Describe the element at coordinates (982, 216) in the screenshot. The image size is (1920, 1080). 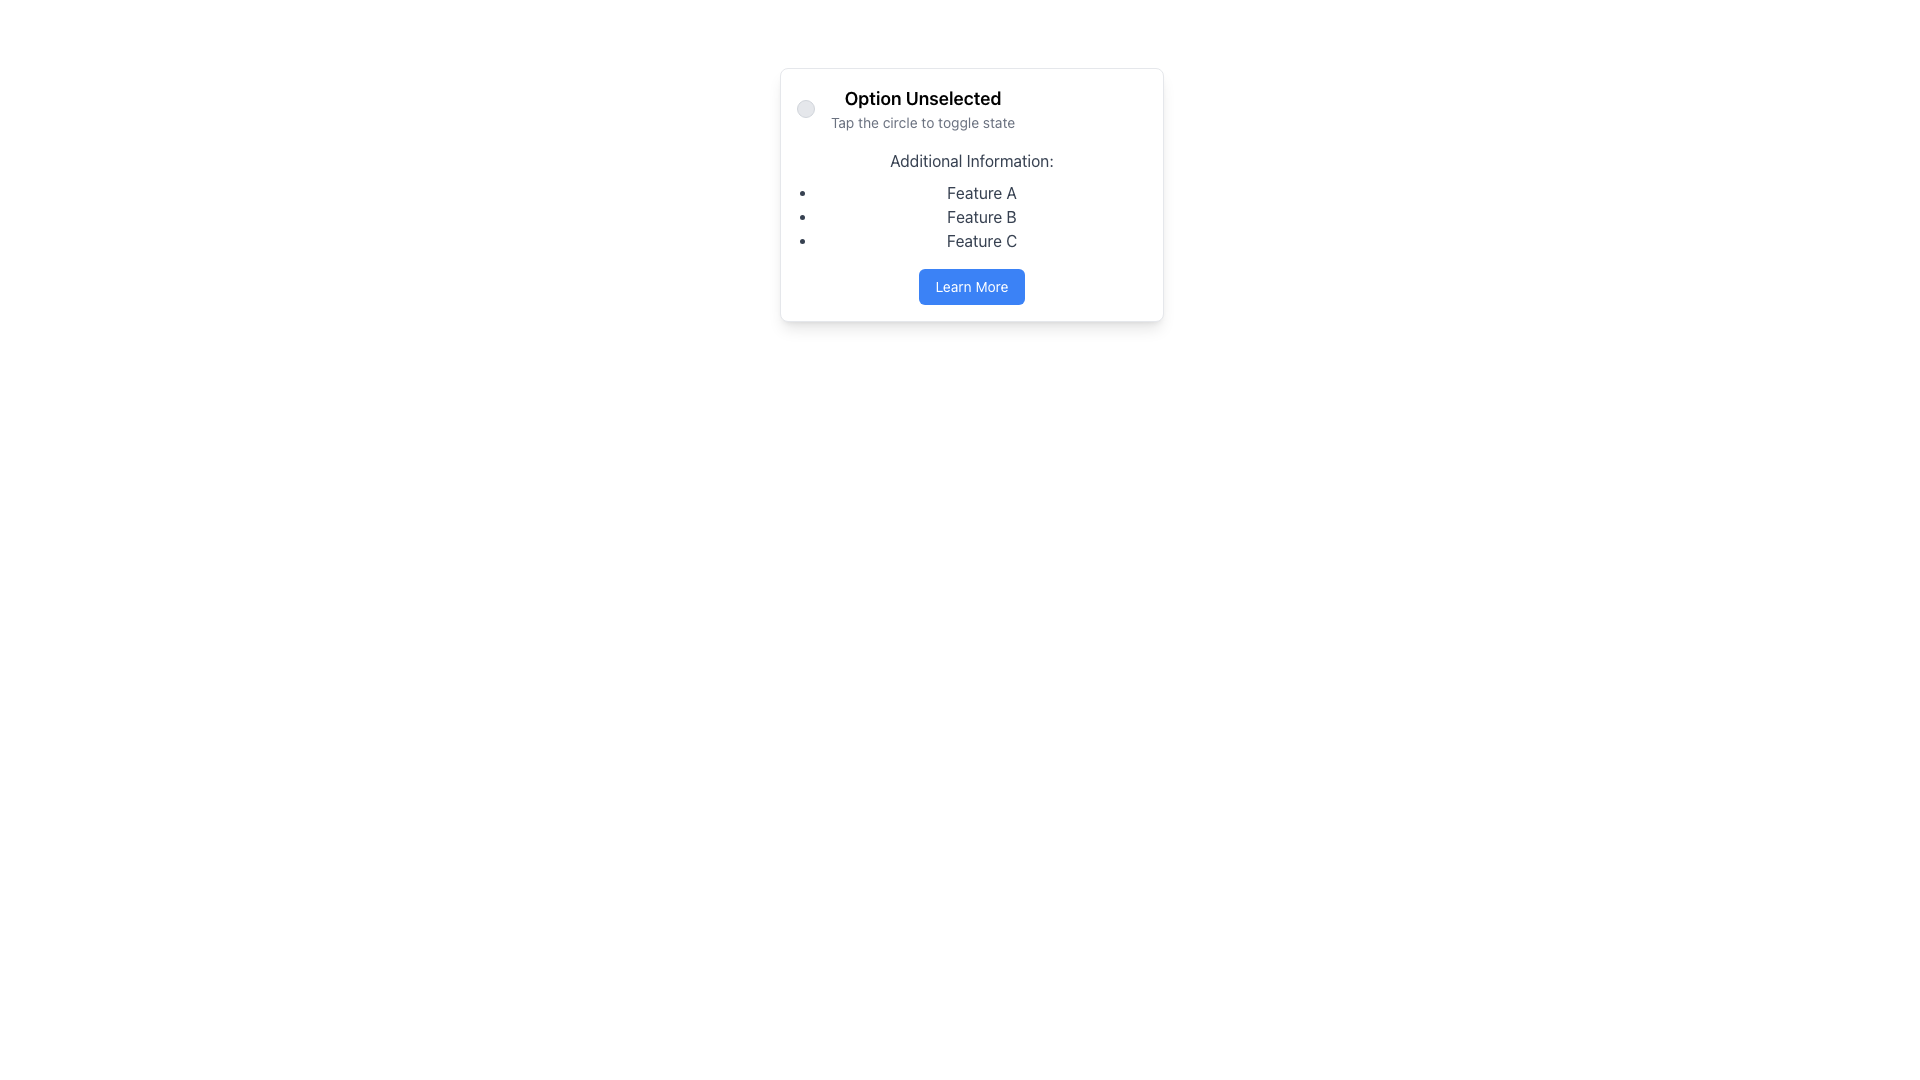
I see `the second item in the bulleted list that provides descriptive information about a feature` at that location.